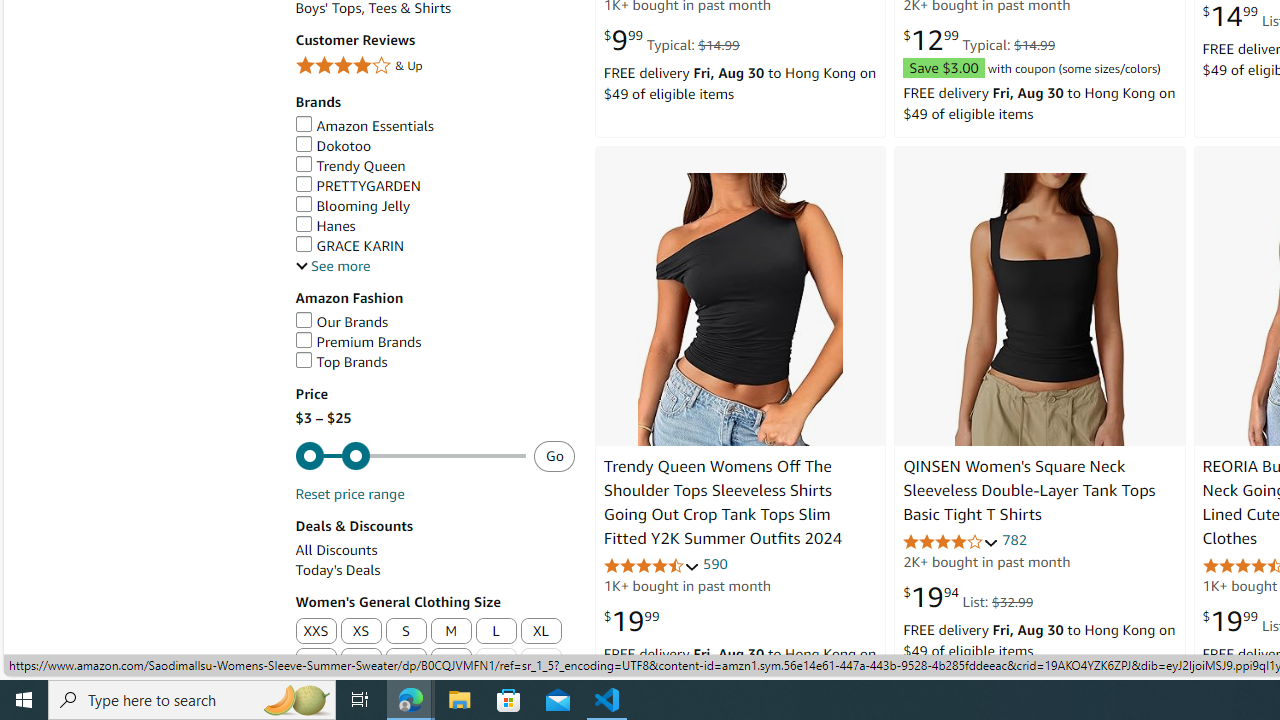  Describe the element at coordinates (409, 456) in the screenshot. I see `'Maximum'` at that location.